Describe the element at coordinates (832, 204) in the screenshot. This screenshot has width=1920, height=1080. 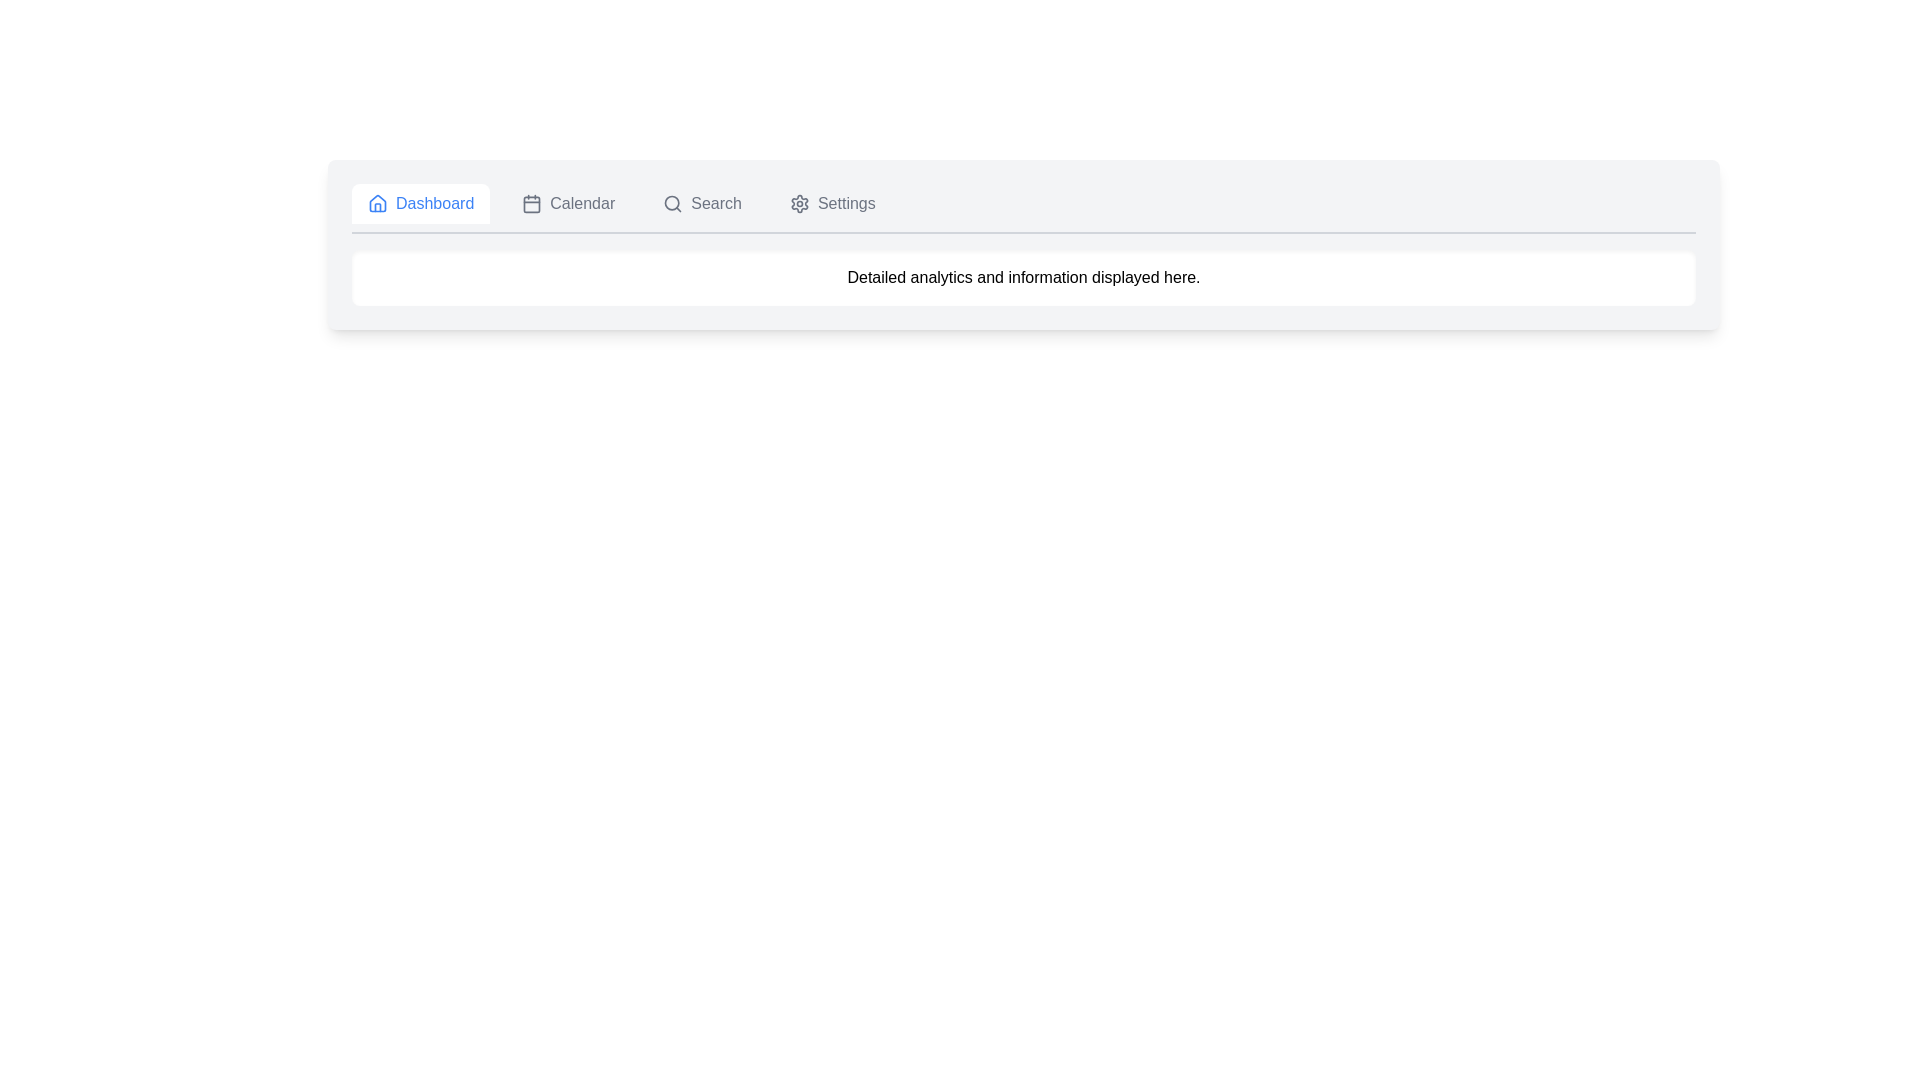
I see `the settings navigation button located` at that location.